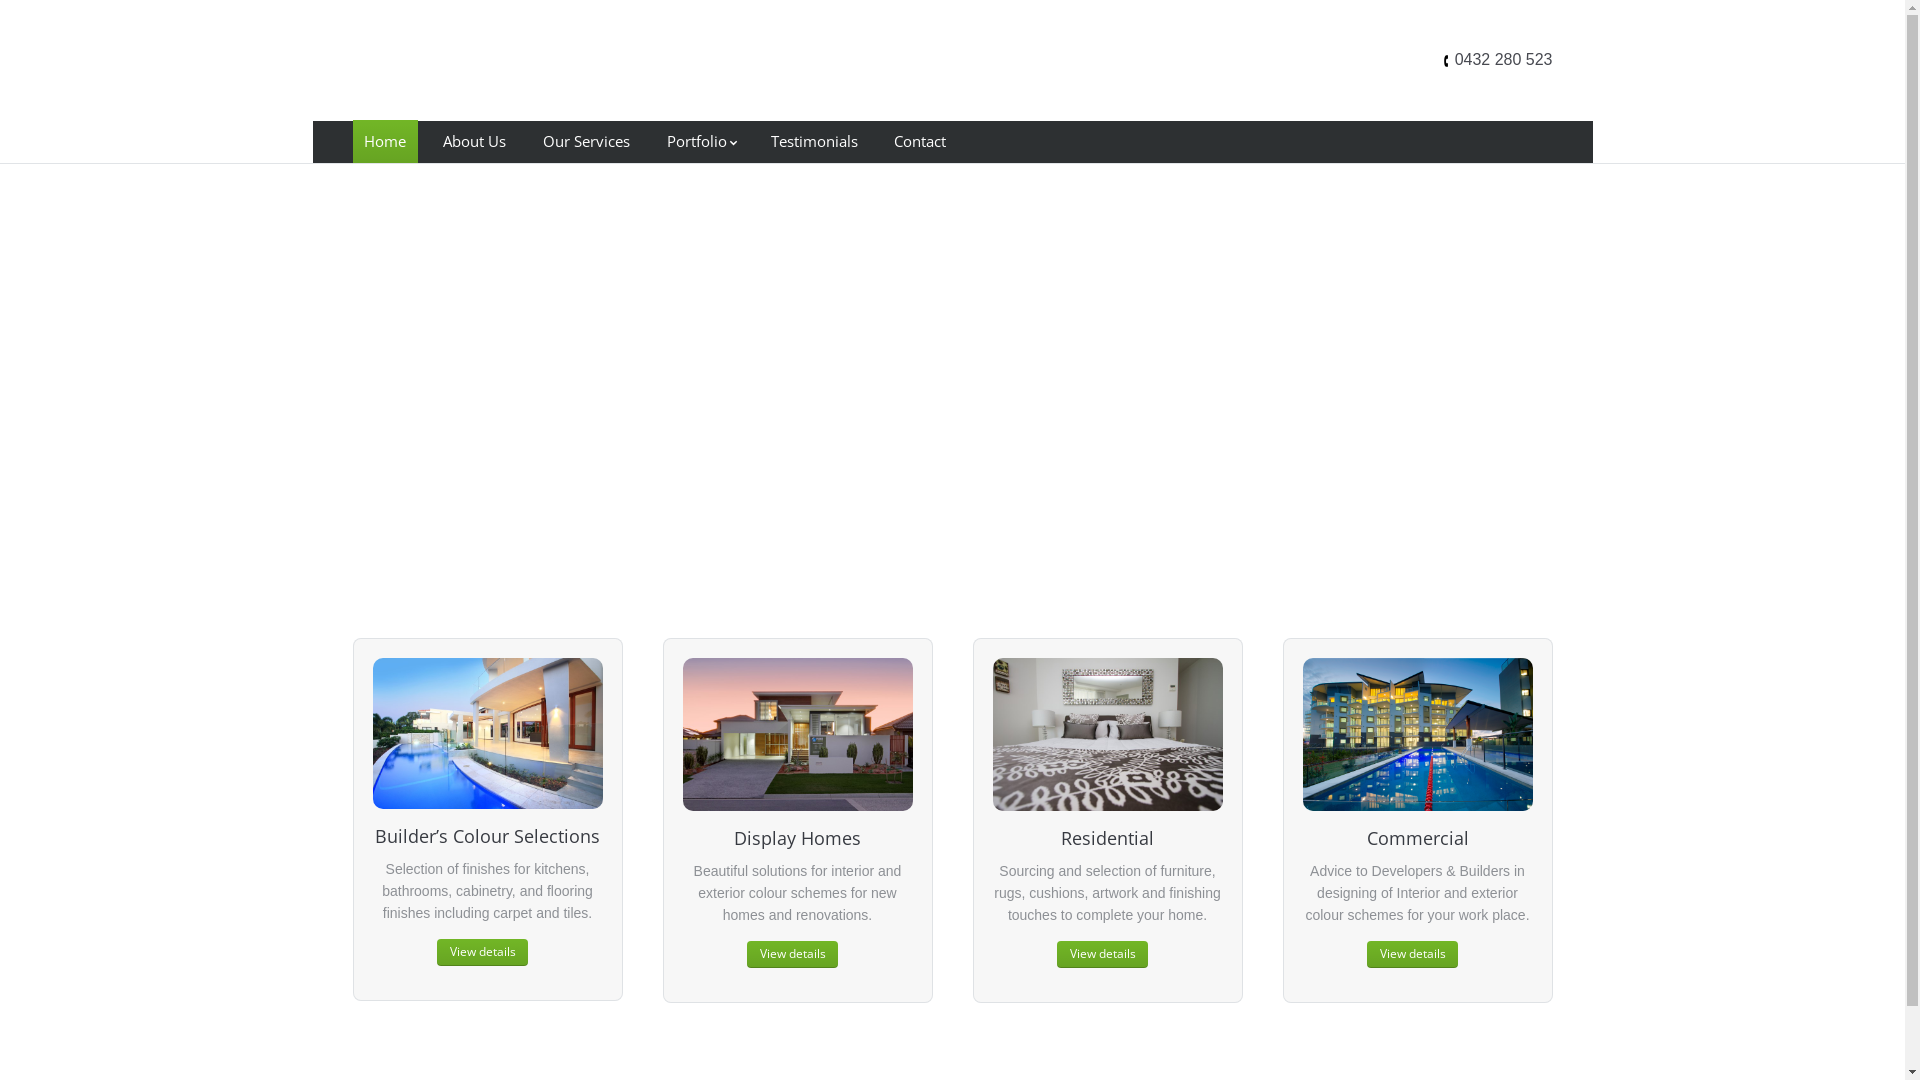 The width and height of the screenshot is (1920, 1080). I want to click on 'Testimonials', so click(814, 140).